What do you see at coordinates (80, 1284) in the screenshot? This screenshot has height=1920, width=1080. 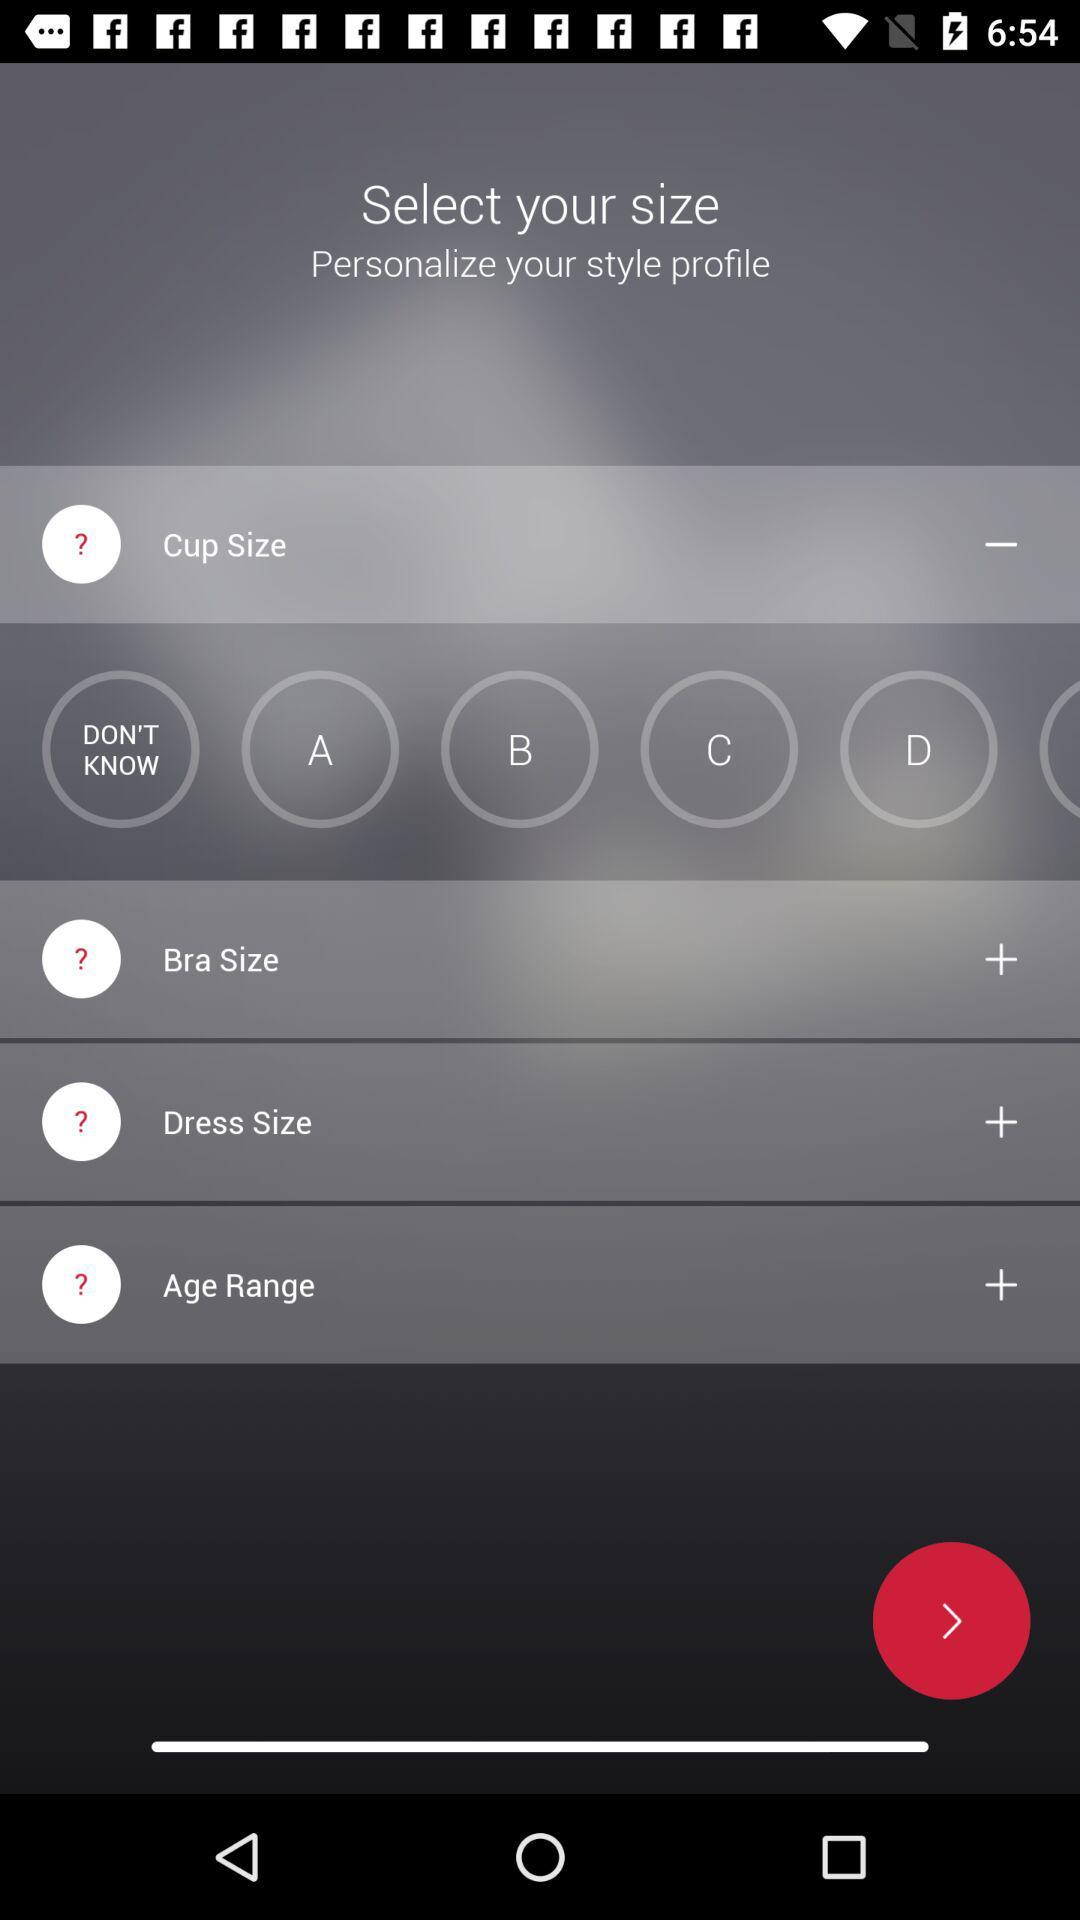 I see `the help icon` at bounding box center [80, 1284].